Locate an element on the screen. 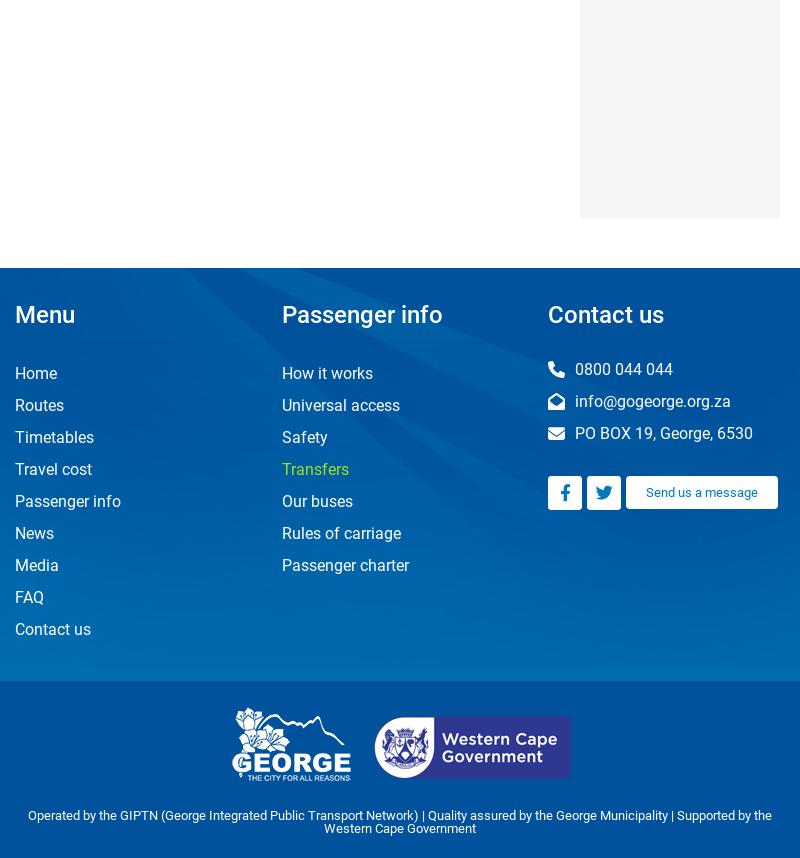  'PO BOX 19, George, 6530' is located at coordinates (661, 432).